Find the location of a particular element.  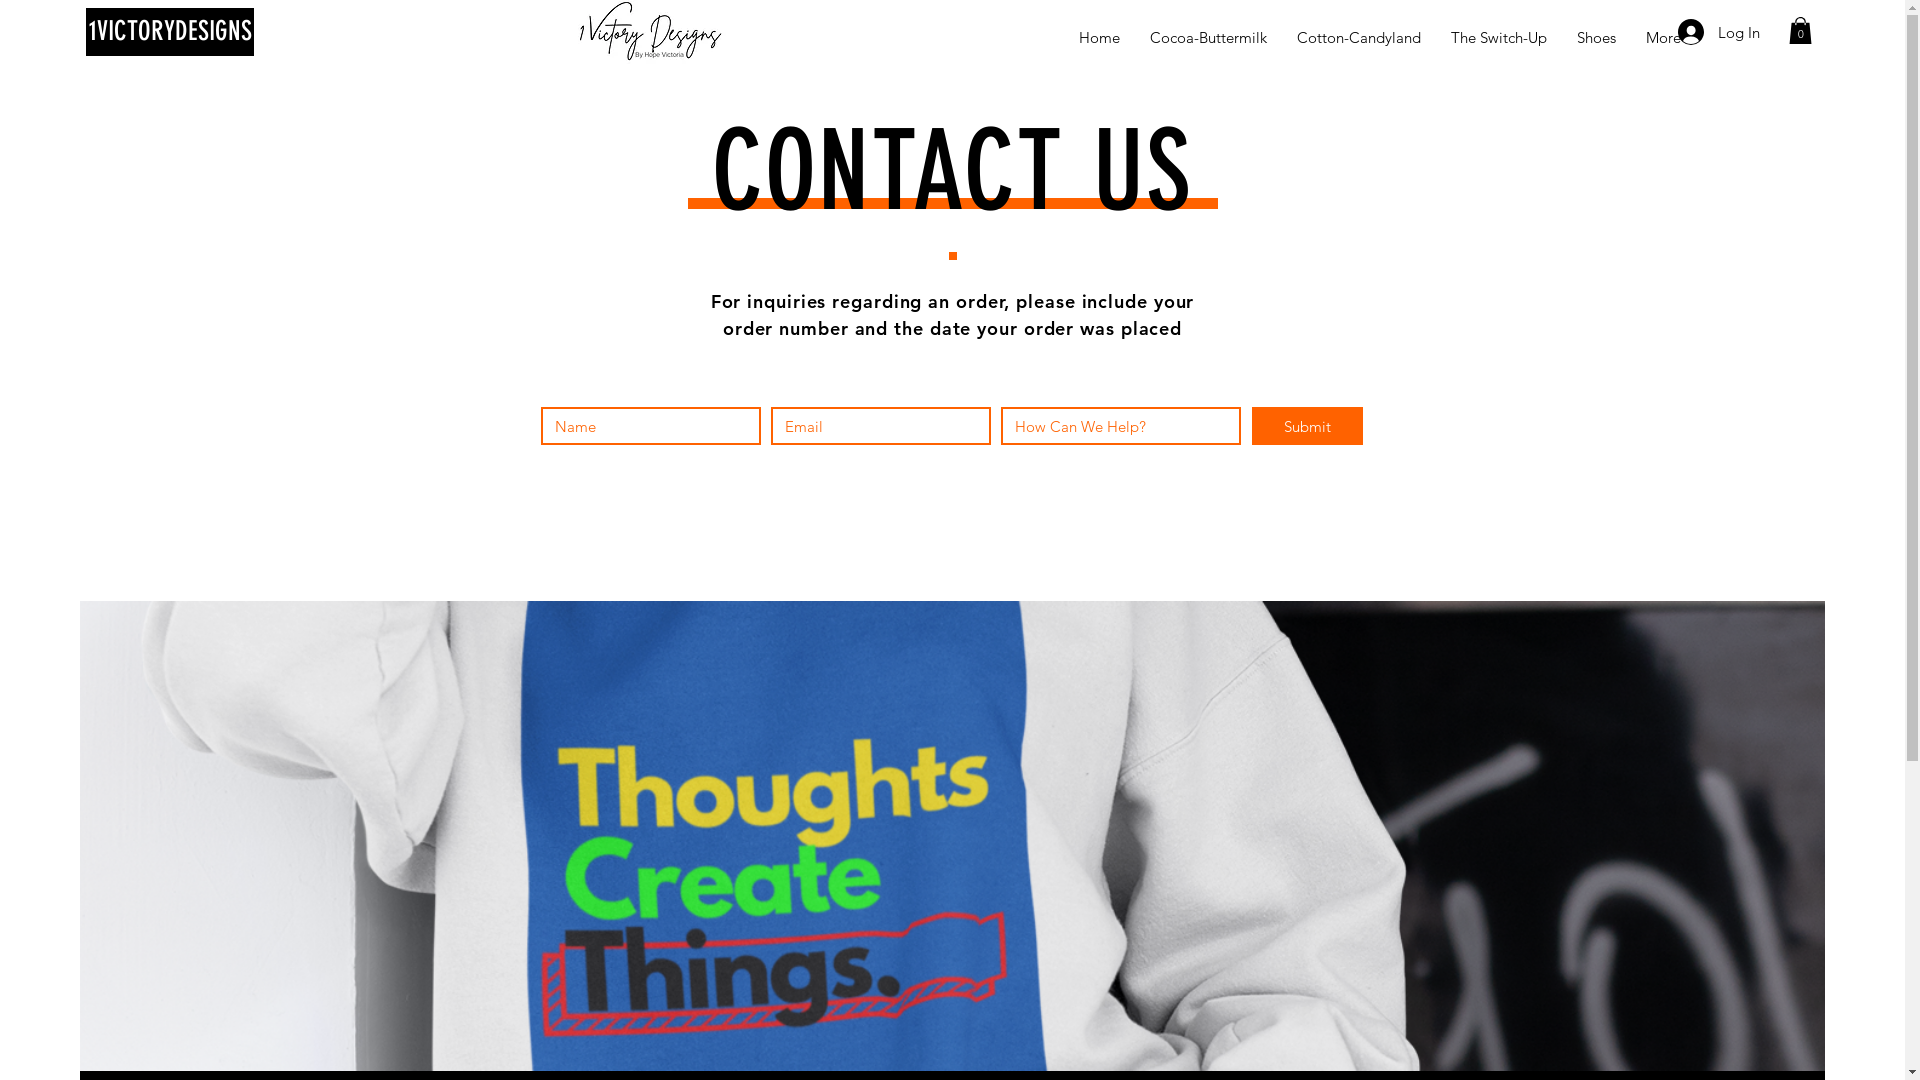

'Shoes' is located at coordinates (1595, 37).